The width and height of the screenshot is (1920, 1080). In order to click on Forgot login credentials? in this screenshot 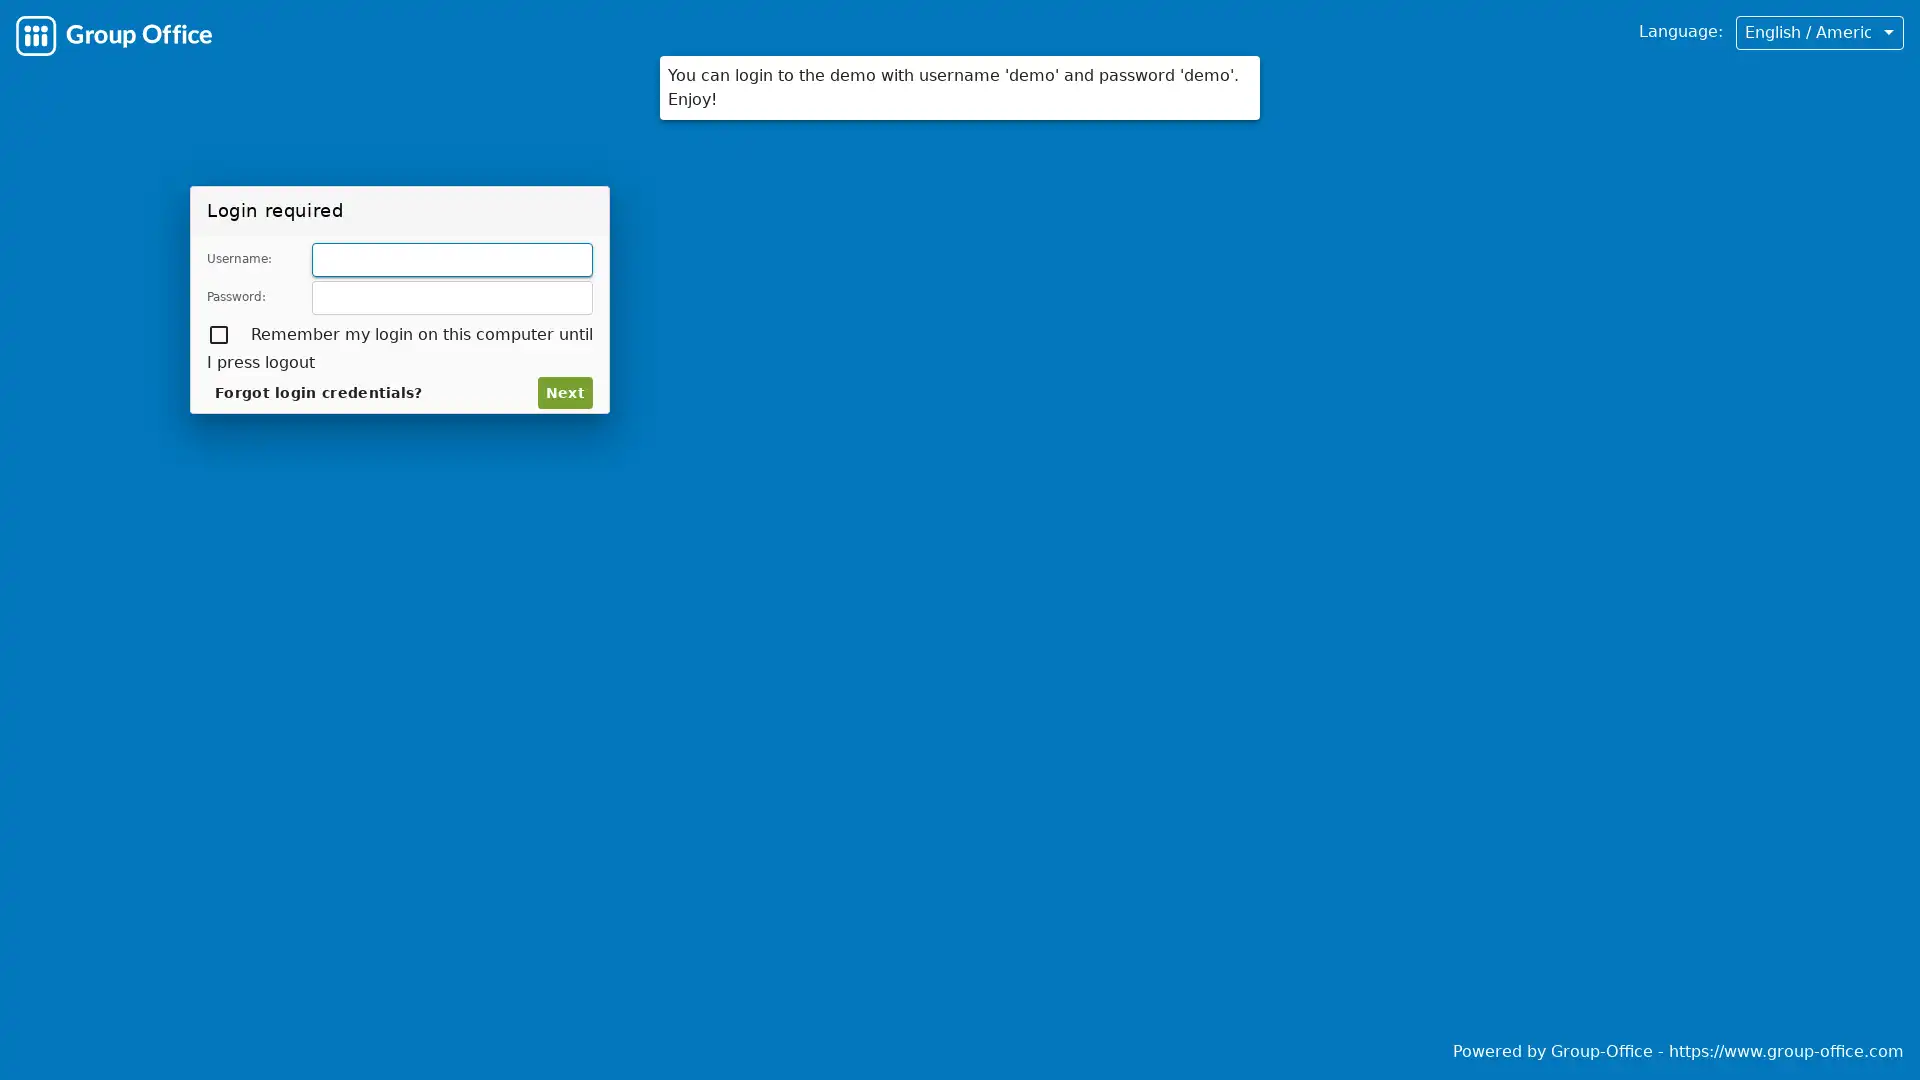, I will do `click(294, 392)`.